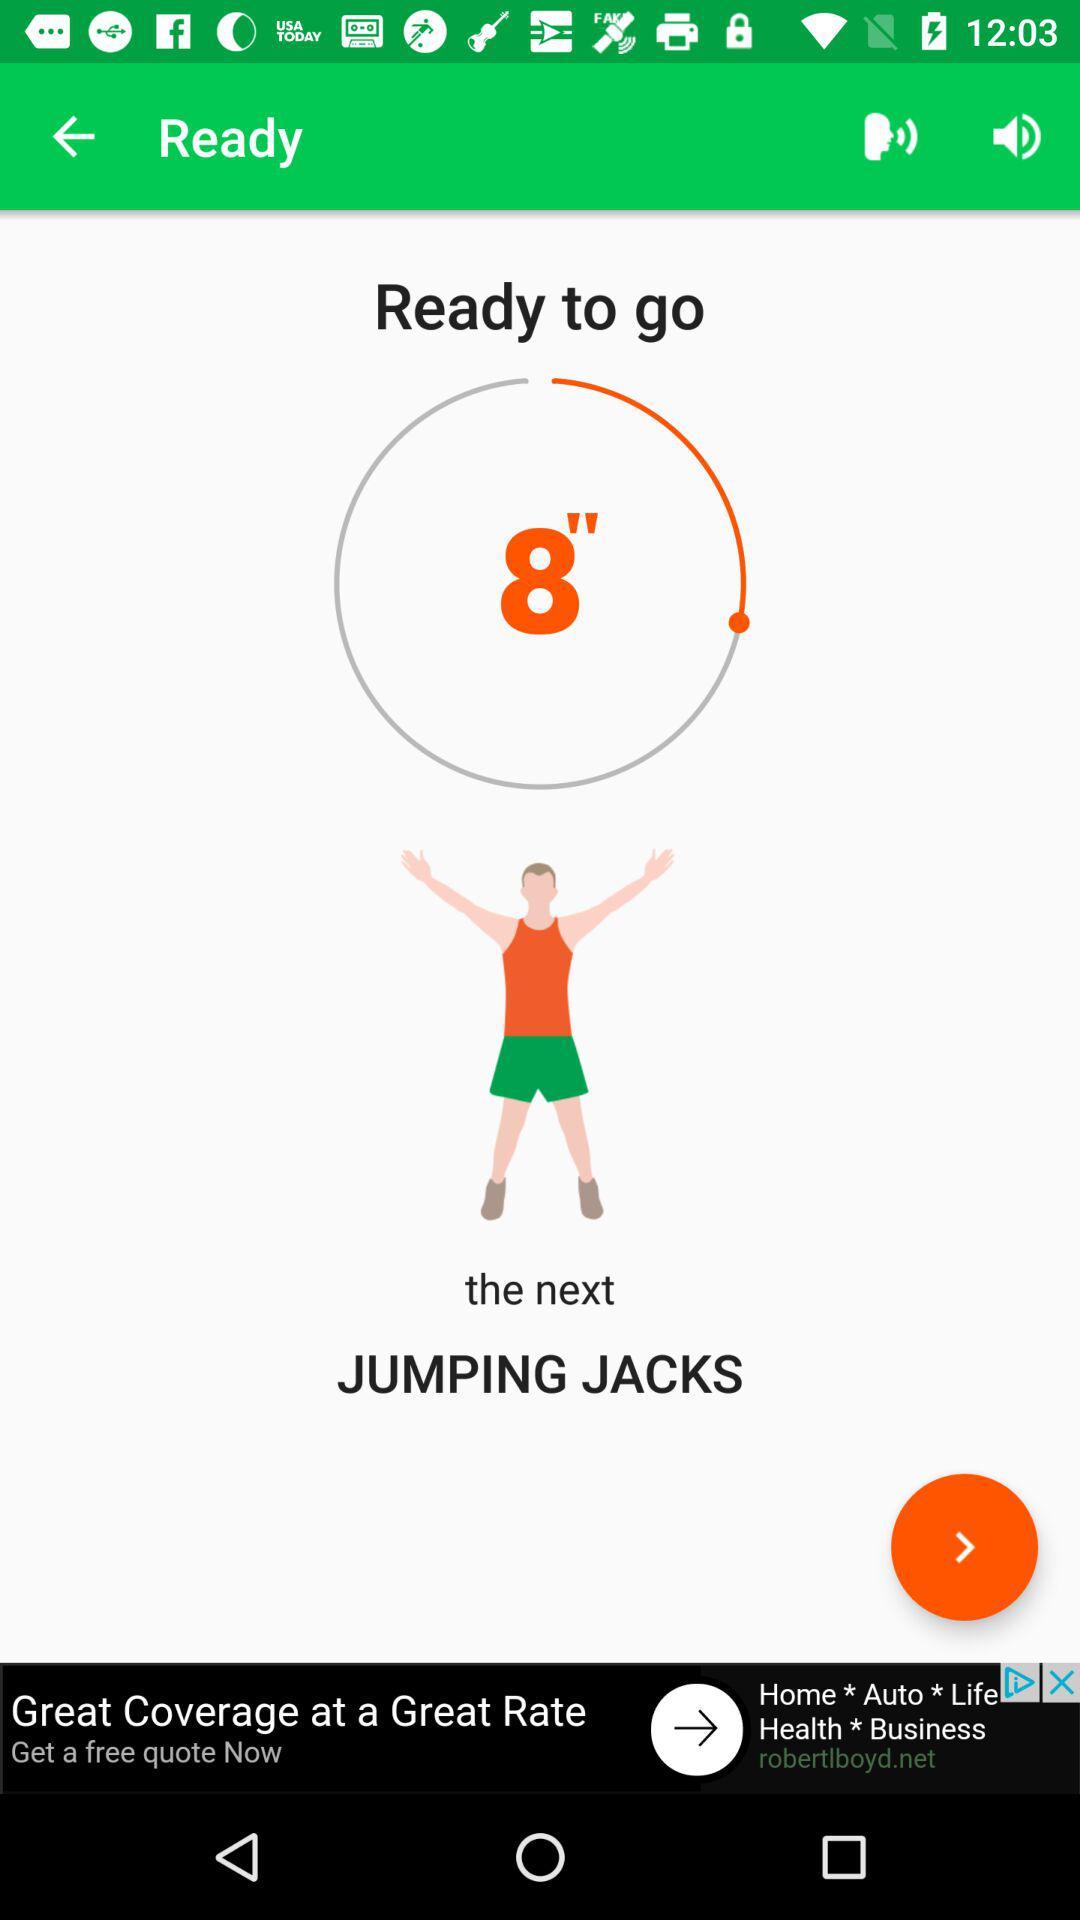 This screenshot has width=1080, height=1920. Describe the element at coordinates (963, 1546) in the screenshot. I see `next option` at that location.